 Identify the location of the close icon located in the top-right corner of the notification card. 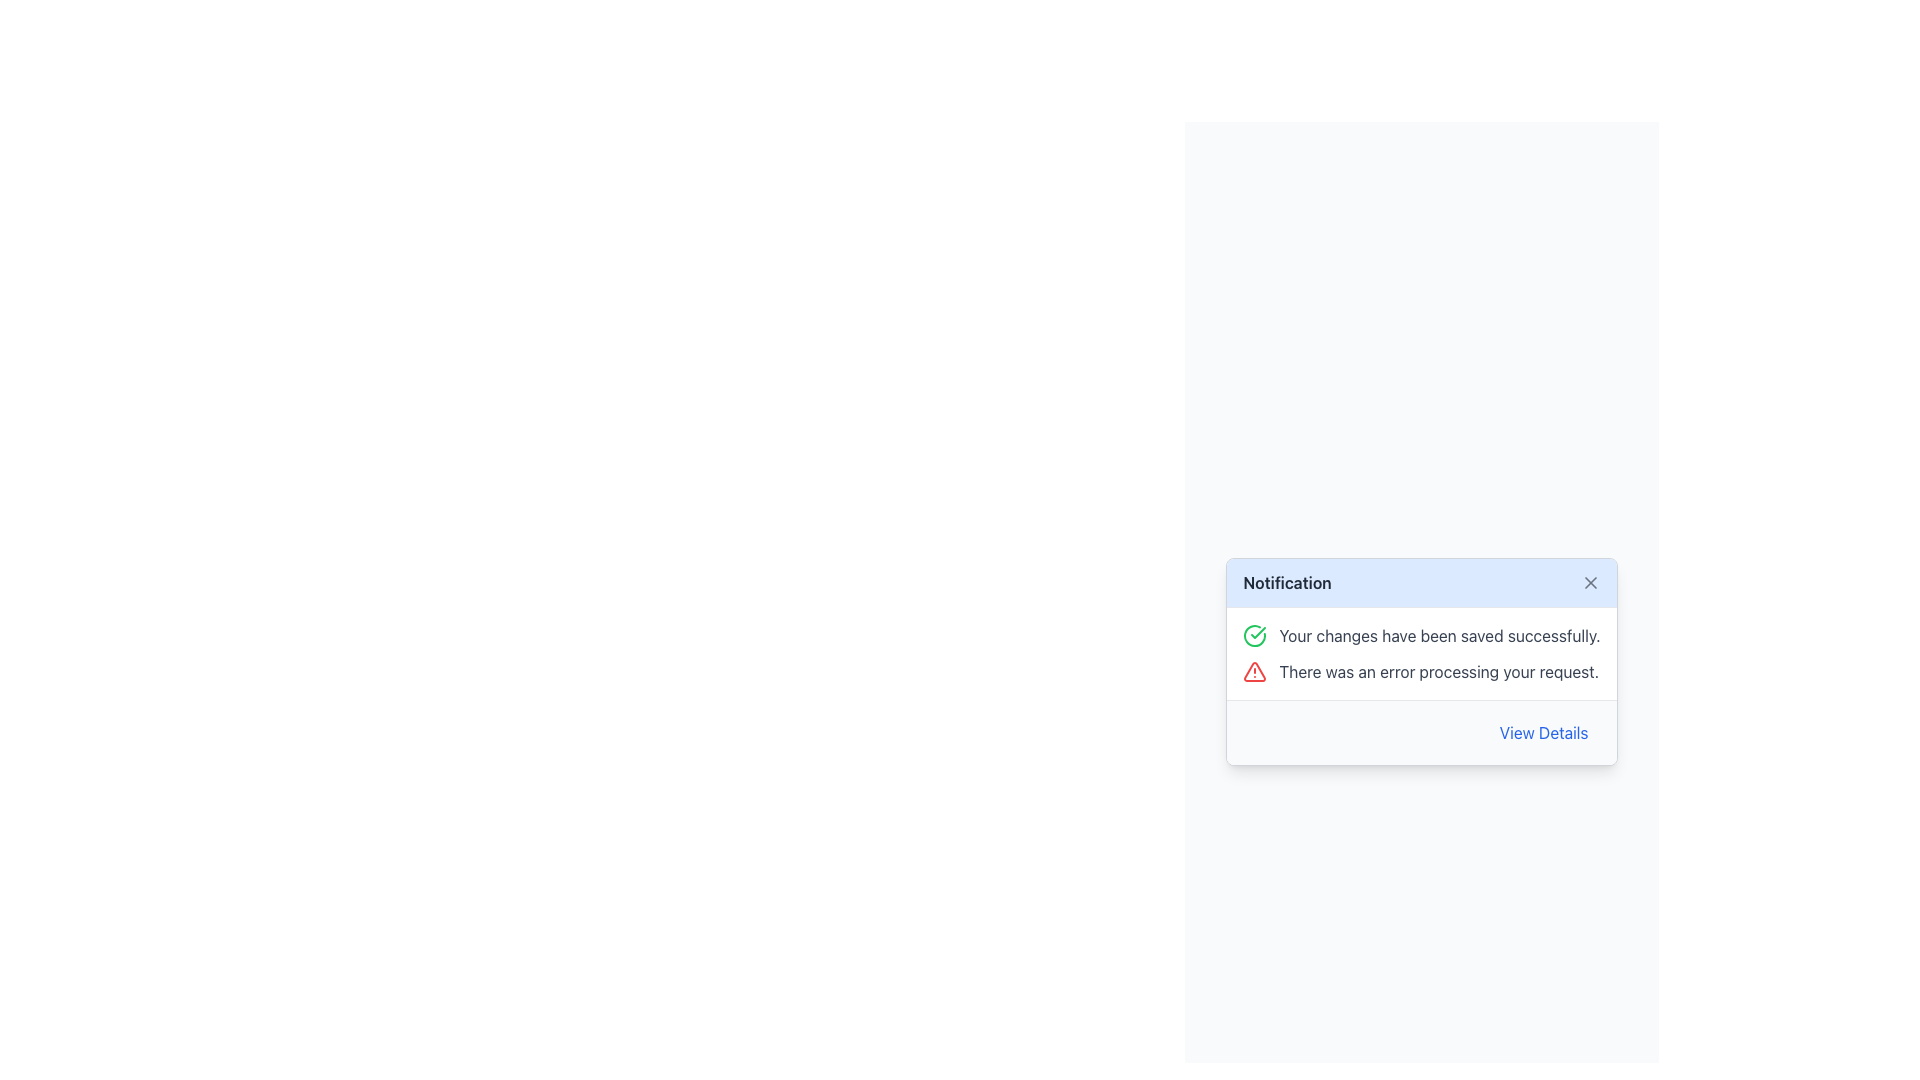
(1589, 582).